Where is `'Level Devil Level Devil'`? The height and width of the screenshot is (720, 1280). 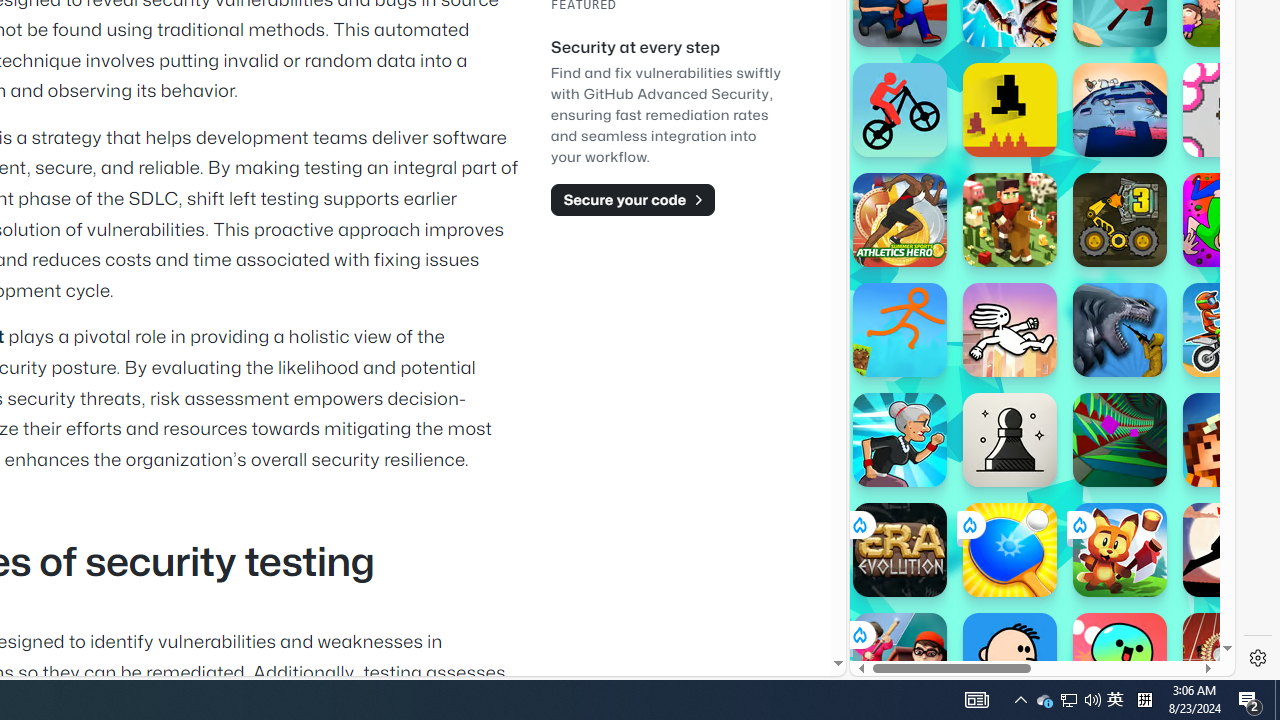 'Level Devil Level Devil' is located at coordinates (1009, 110).